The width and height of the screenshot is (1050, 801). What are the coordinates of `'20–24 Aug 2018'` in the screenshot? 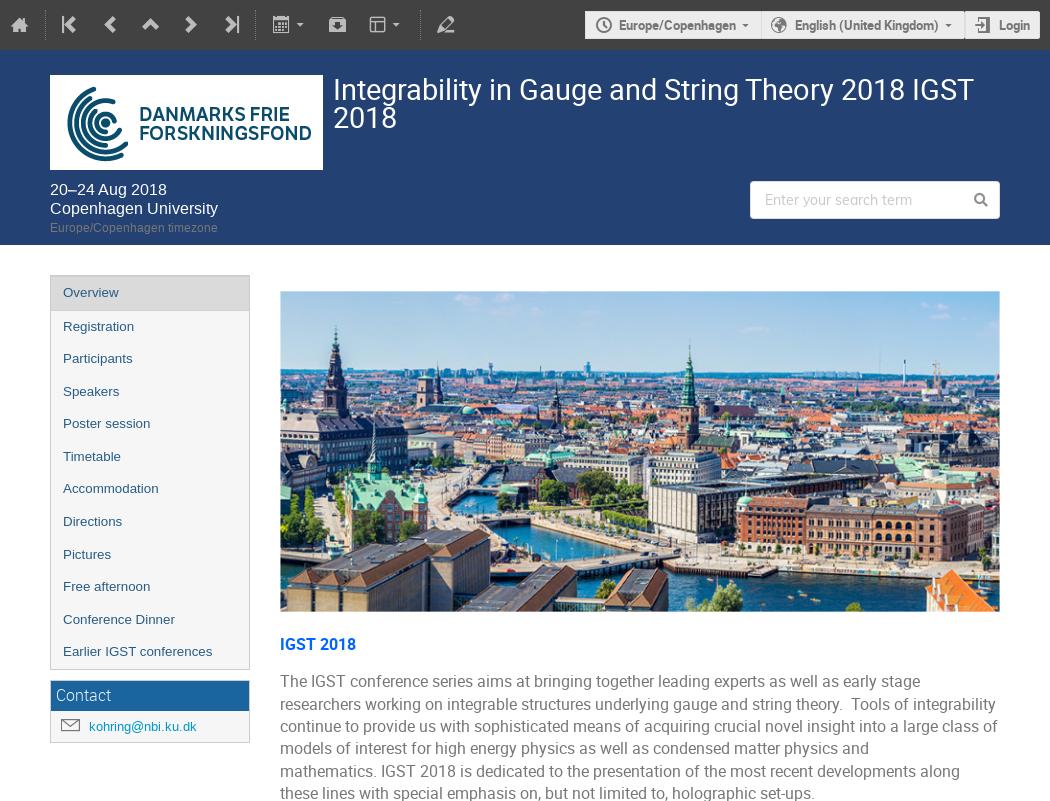 It's located at (108, 188).